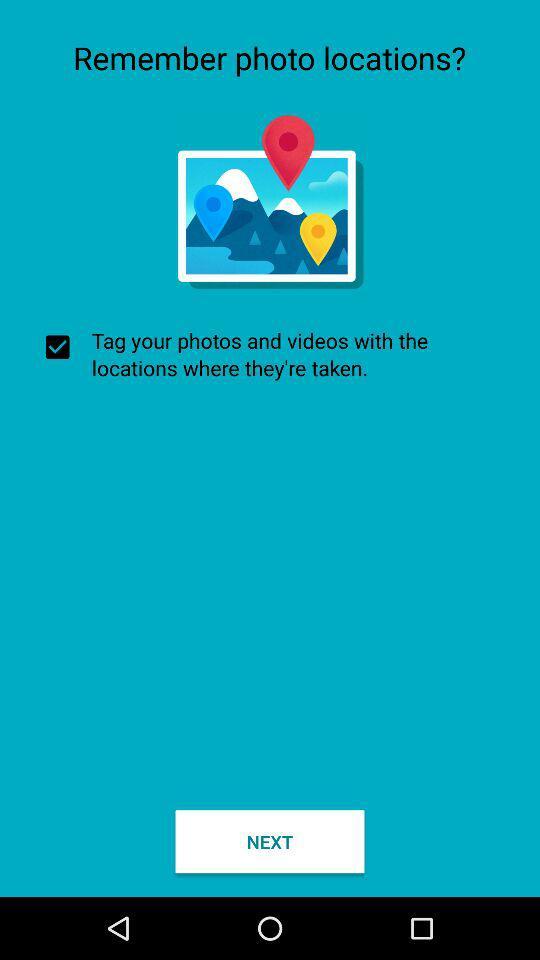 The image size is (540, 960). Describe the element at coordinates (270, 840) in the screenshot. I see `the next button` at that location.